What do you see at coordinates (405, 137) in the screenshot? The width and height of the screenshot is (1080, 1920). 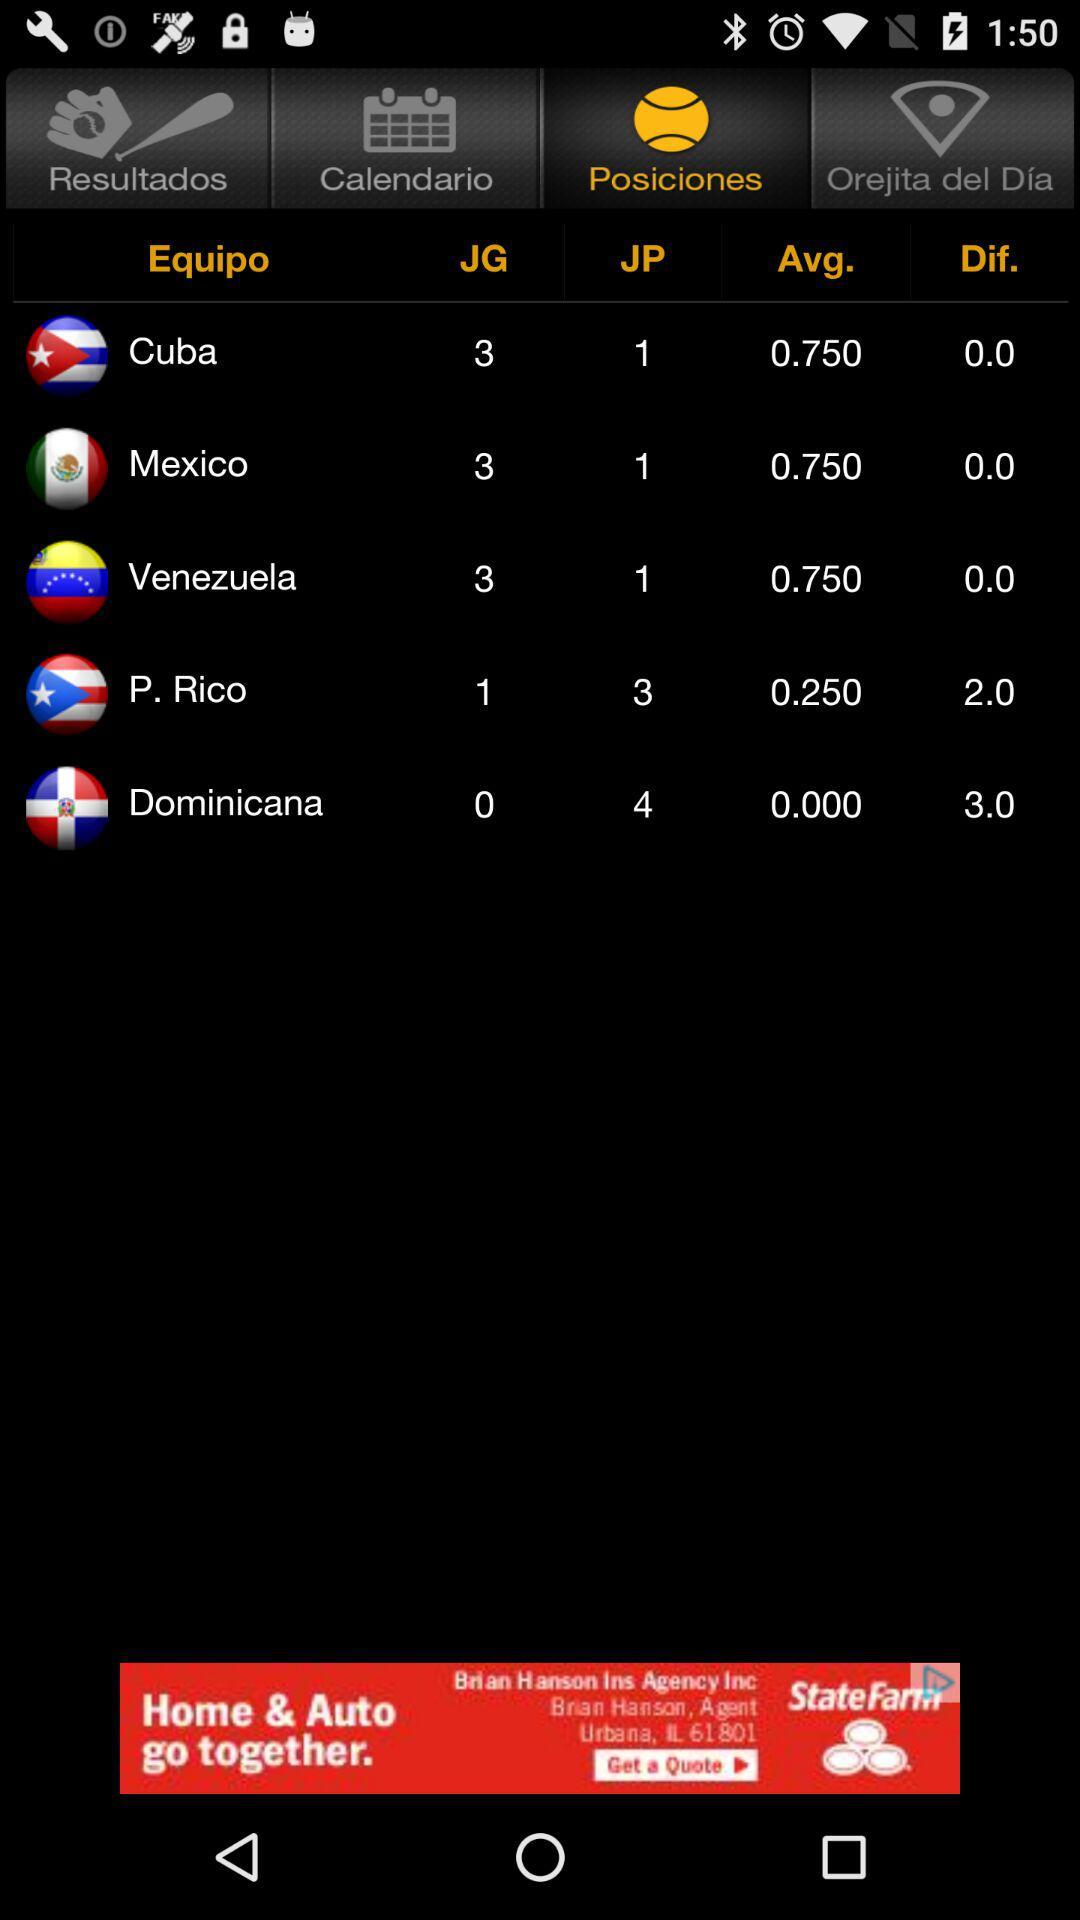 I see `open calendar` at bounding box center [405, 137].